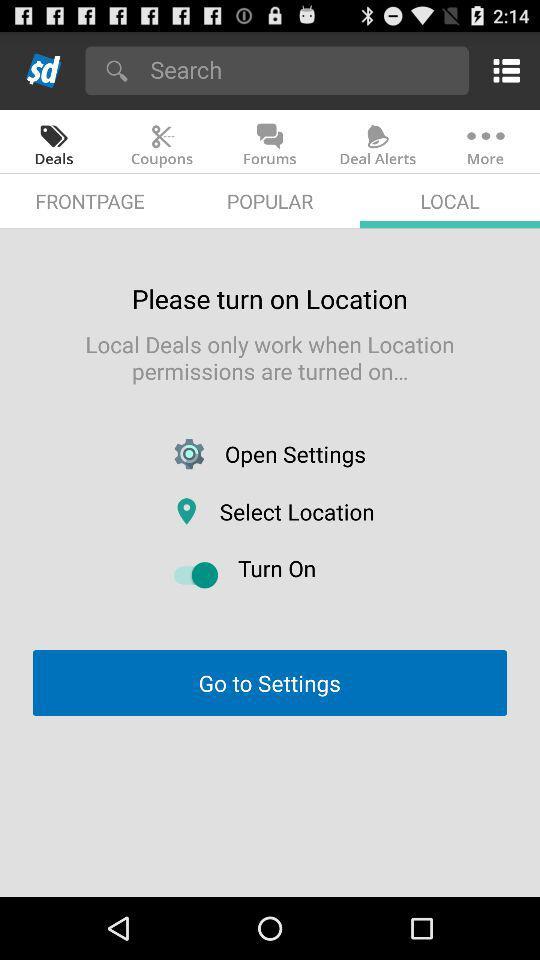 The width and height of the screenshot is (540, 960). I want to click on search bar, so click(302, 69).